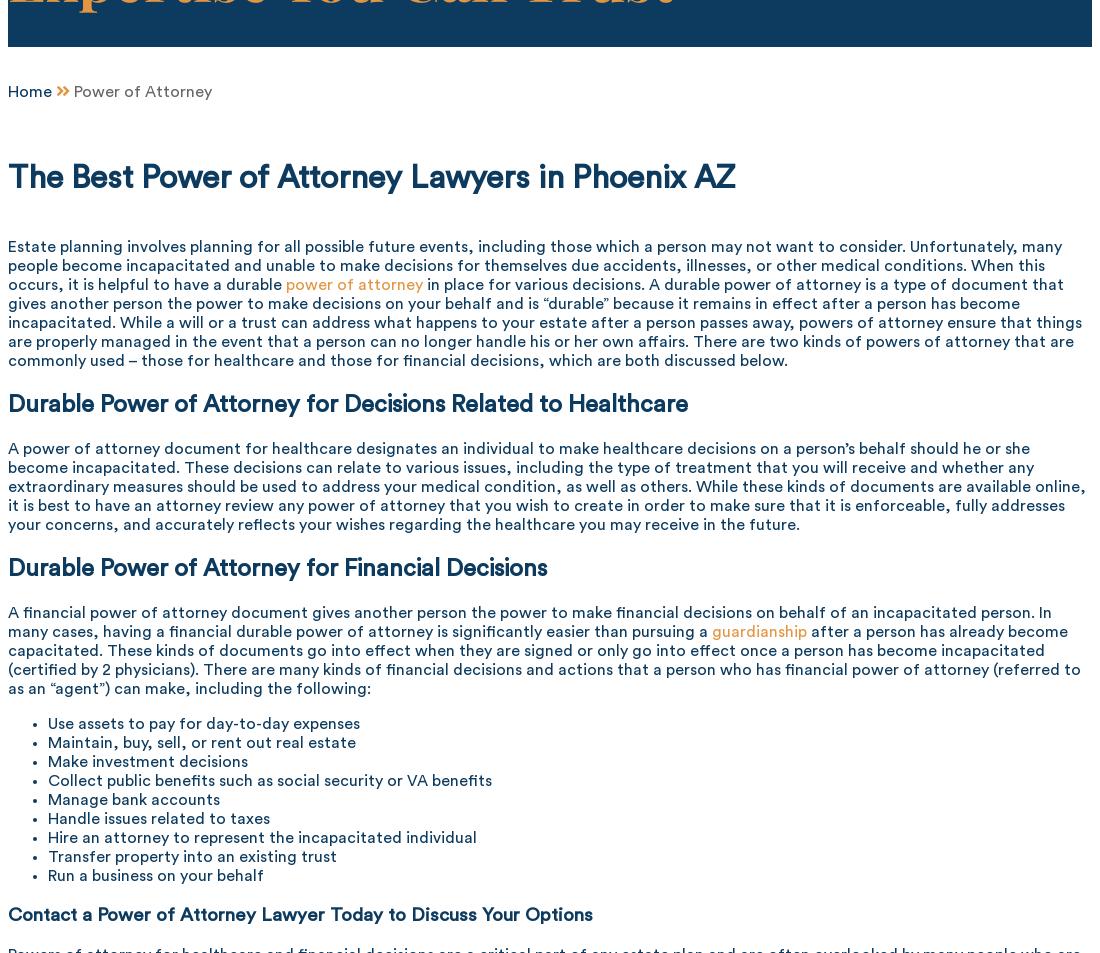  What do you see at coordinates (354, 282) in the screenshot?
I see `'power of attorney'` at bounding box center [354, 282].